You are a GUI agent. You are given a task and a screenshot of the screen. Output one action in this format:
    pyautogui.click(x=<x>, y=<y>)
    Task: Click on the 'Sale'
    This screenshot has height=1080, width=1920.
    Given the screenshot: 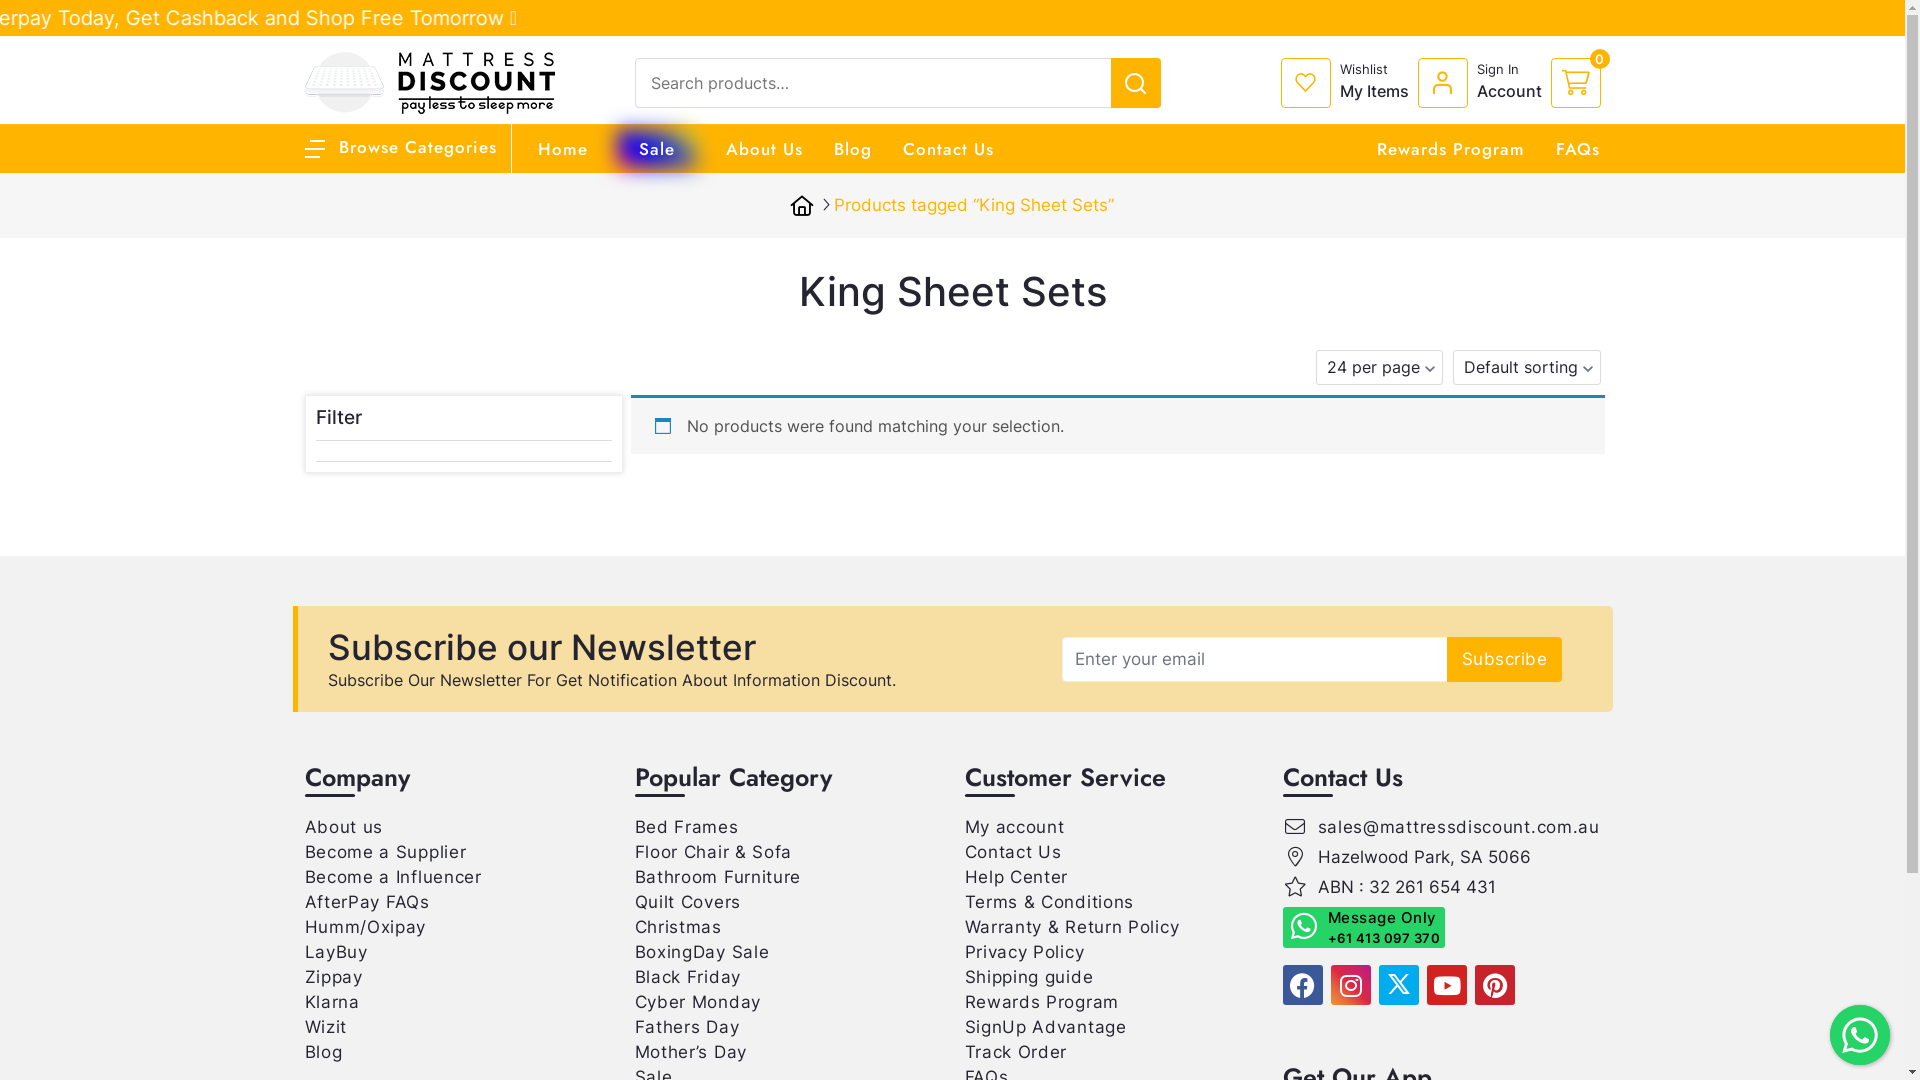 What is the action you would take?
    pyautogui.click(x=656, y=148)
    